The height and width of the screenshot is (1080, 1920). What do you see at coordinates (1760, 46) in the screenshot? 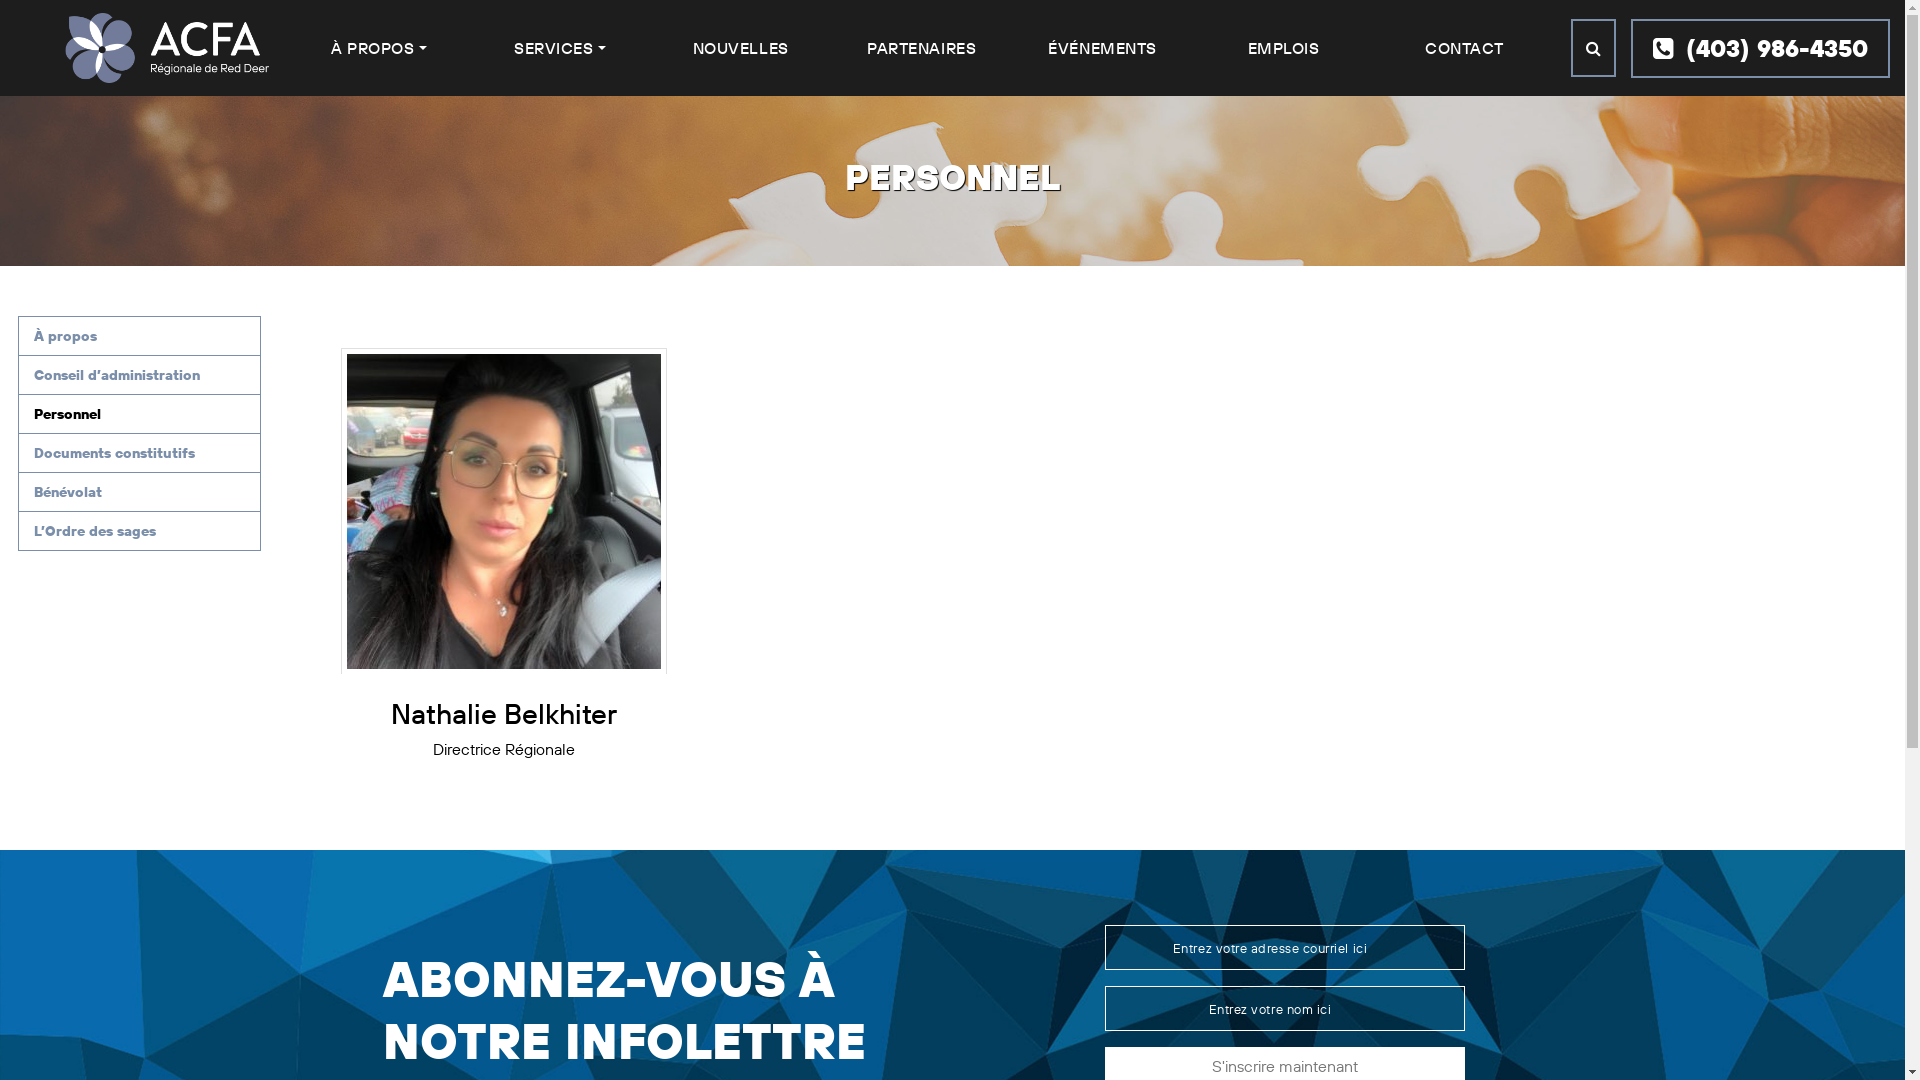
I see `'(403) 986-4350'` at bounding box center [1760, 46].